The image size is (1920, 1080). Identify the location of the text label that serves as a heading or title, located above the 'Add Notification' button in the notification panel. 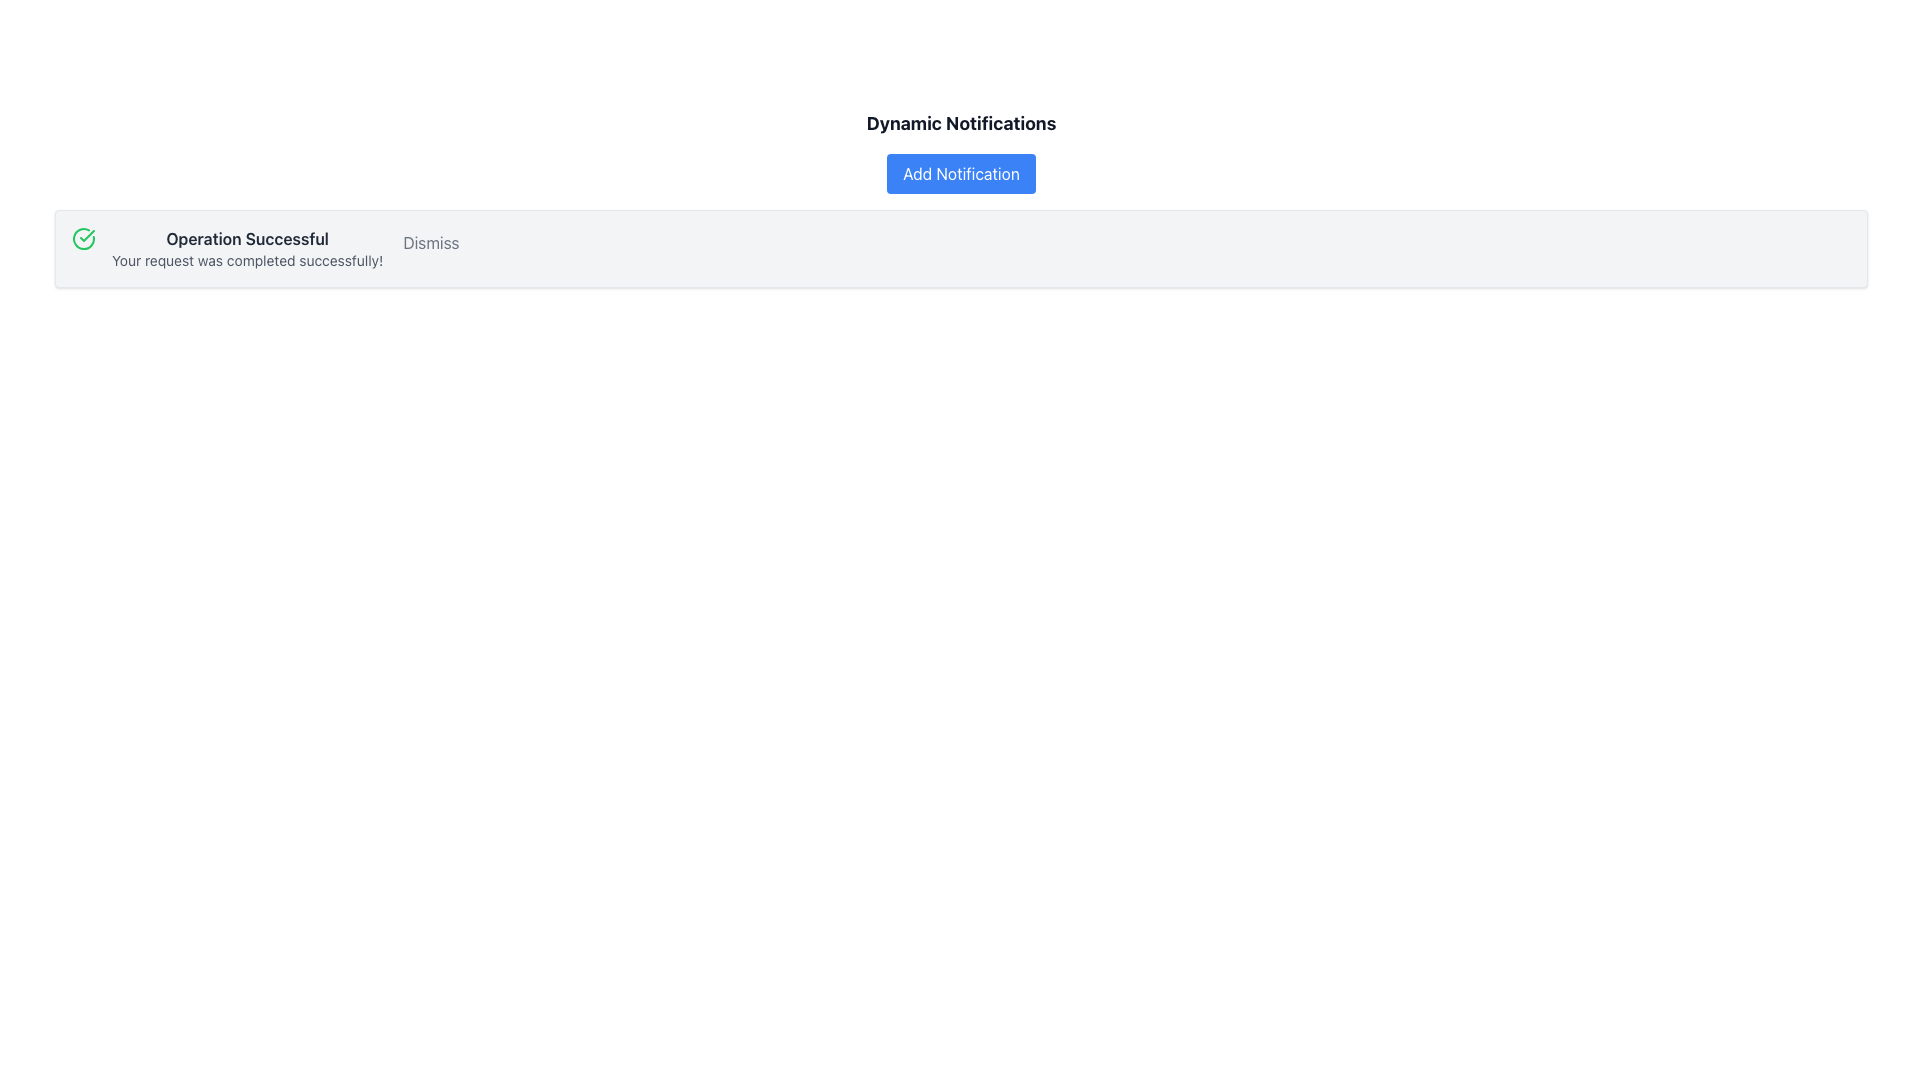
(961, 123).